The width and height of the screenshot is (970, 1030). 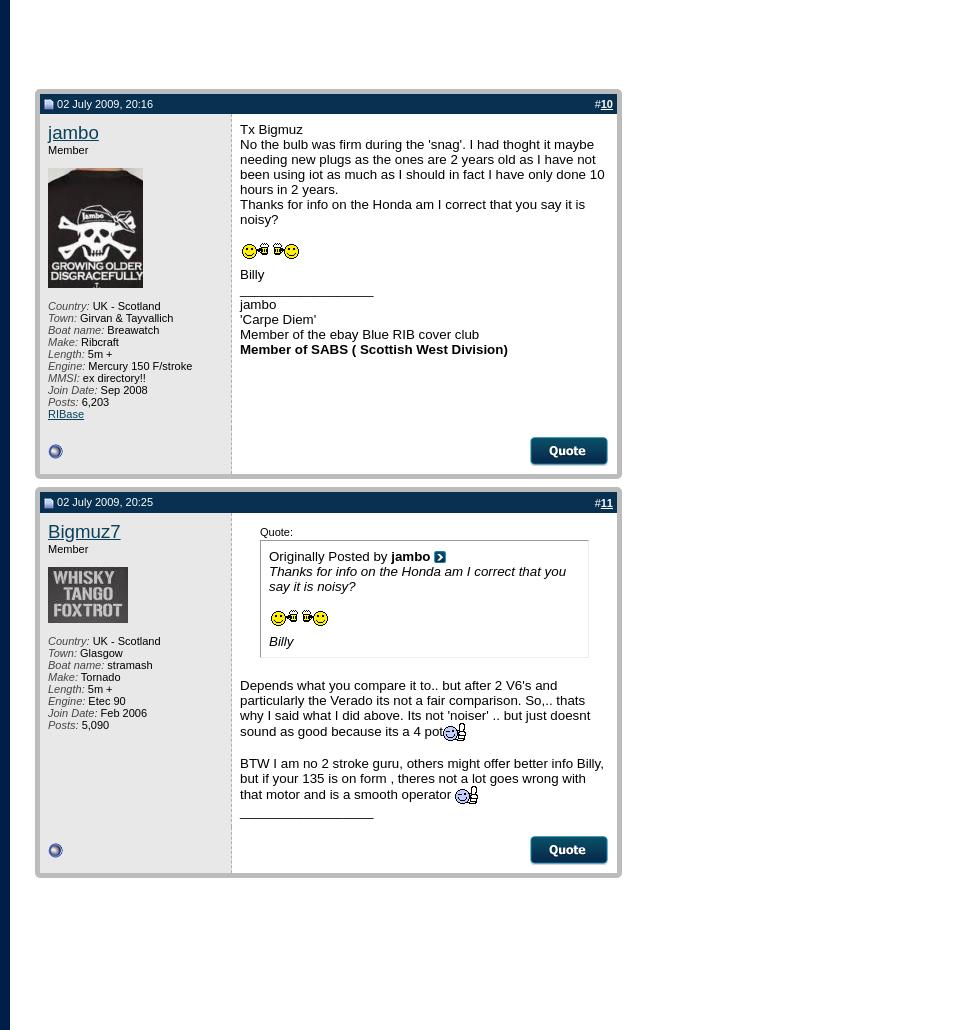 I want to click on ''Carpe Diem'', so click(x=277, y=318).